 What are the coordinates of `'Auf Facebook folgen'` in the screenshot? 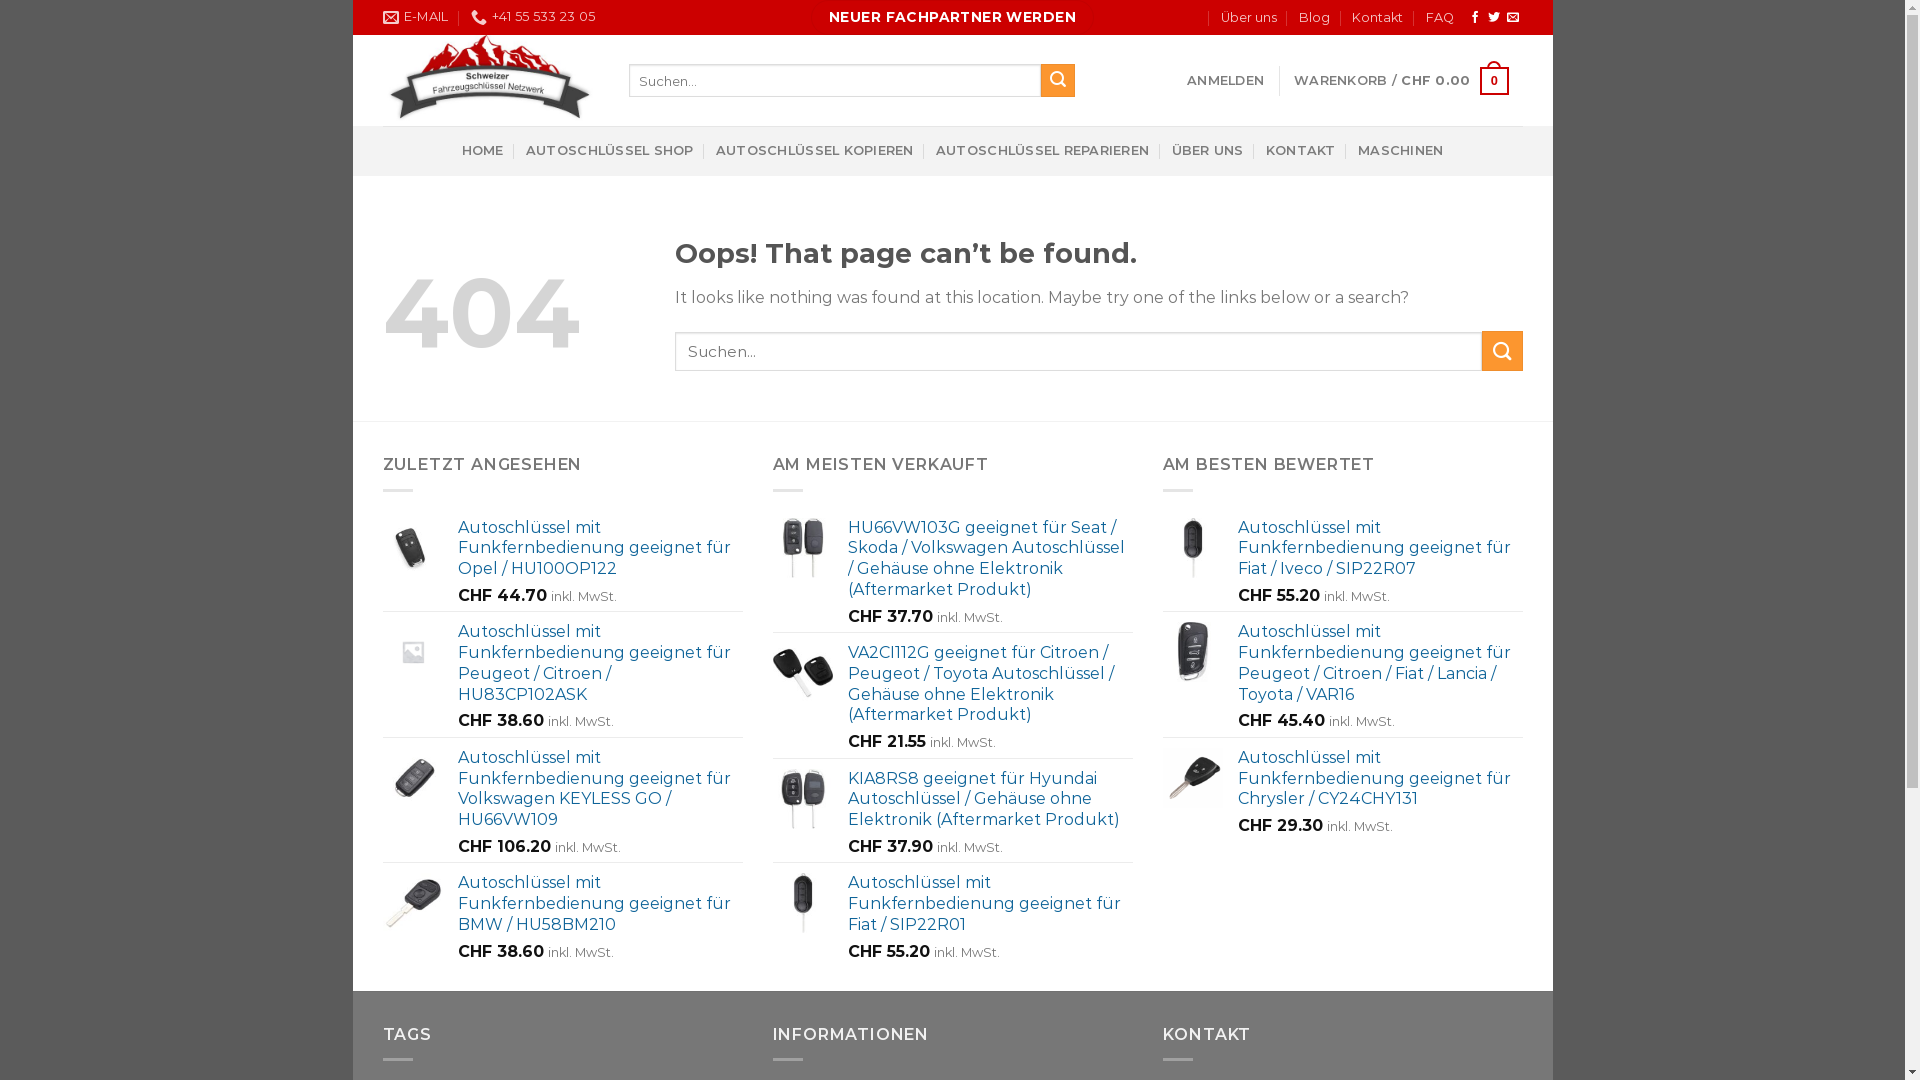 It's located at (1474, 18).